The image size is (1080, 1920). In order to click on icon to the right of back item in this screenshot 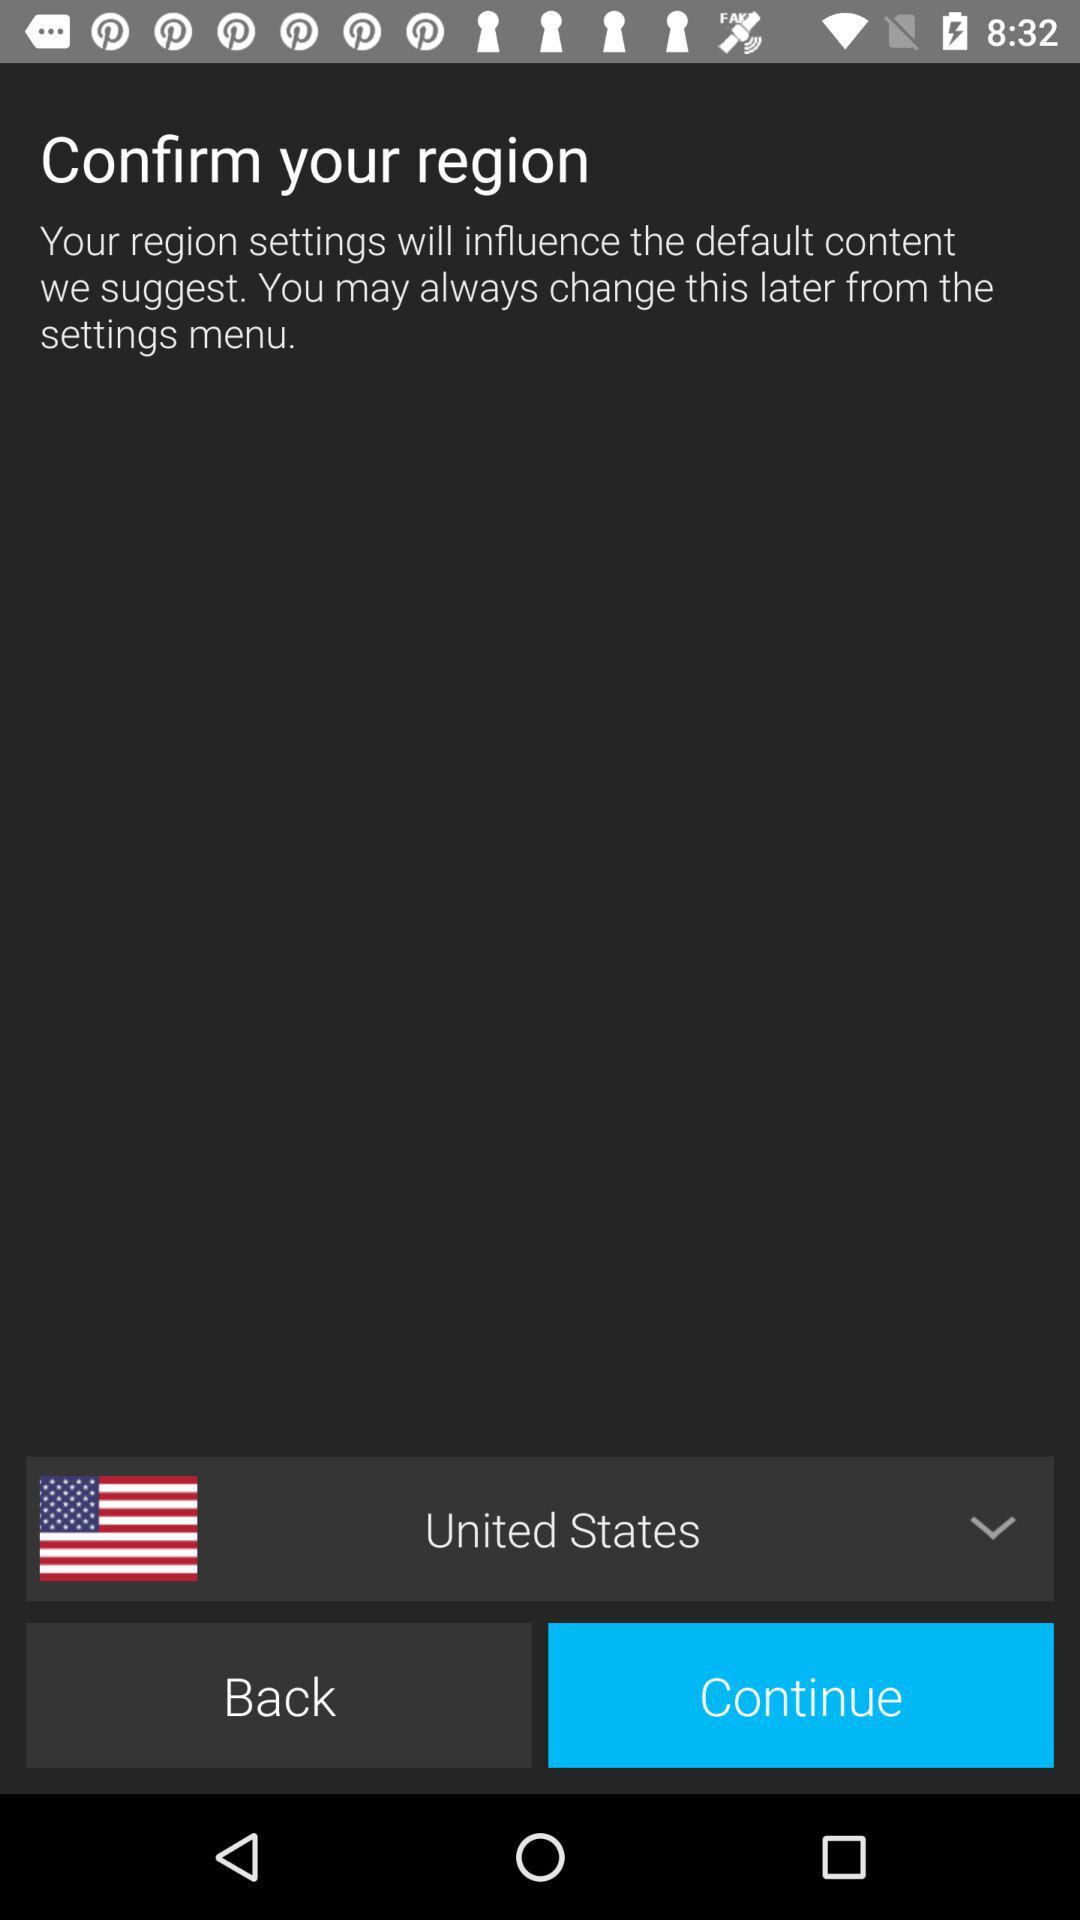, I will do `click(800, 1694)`.